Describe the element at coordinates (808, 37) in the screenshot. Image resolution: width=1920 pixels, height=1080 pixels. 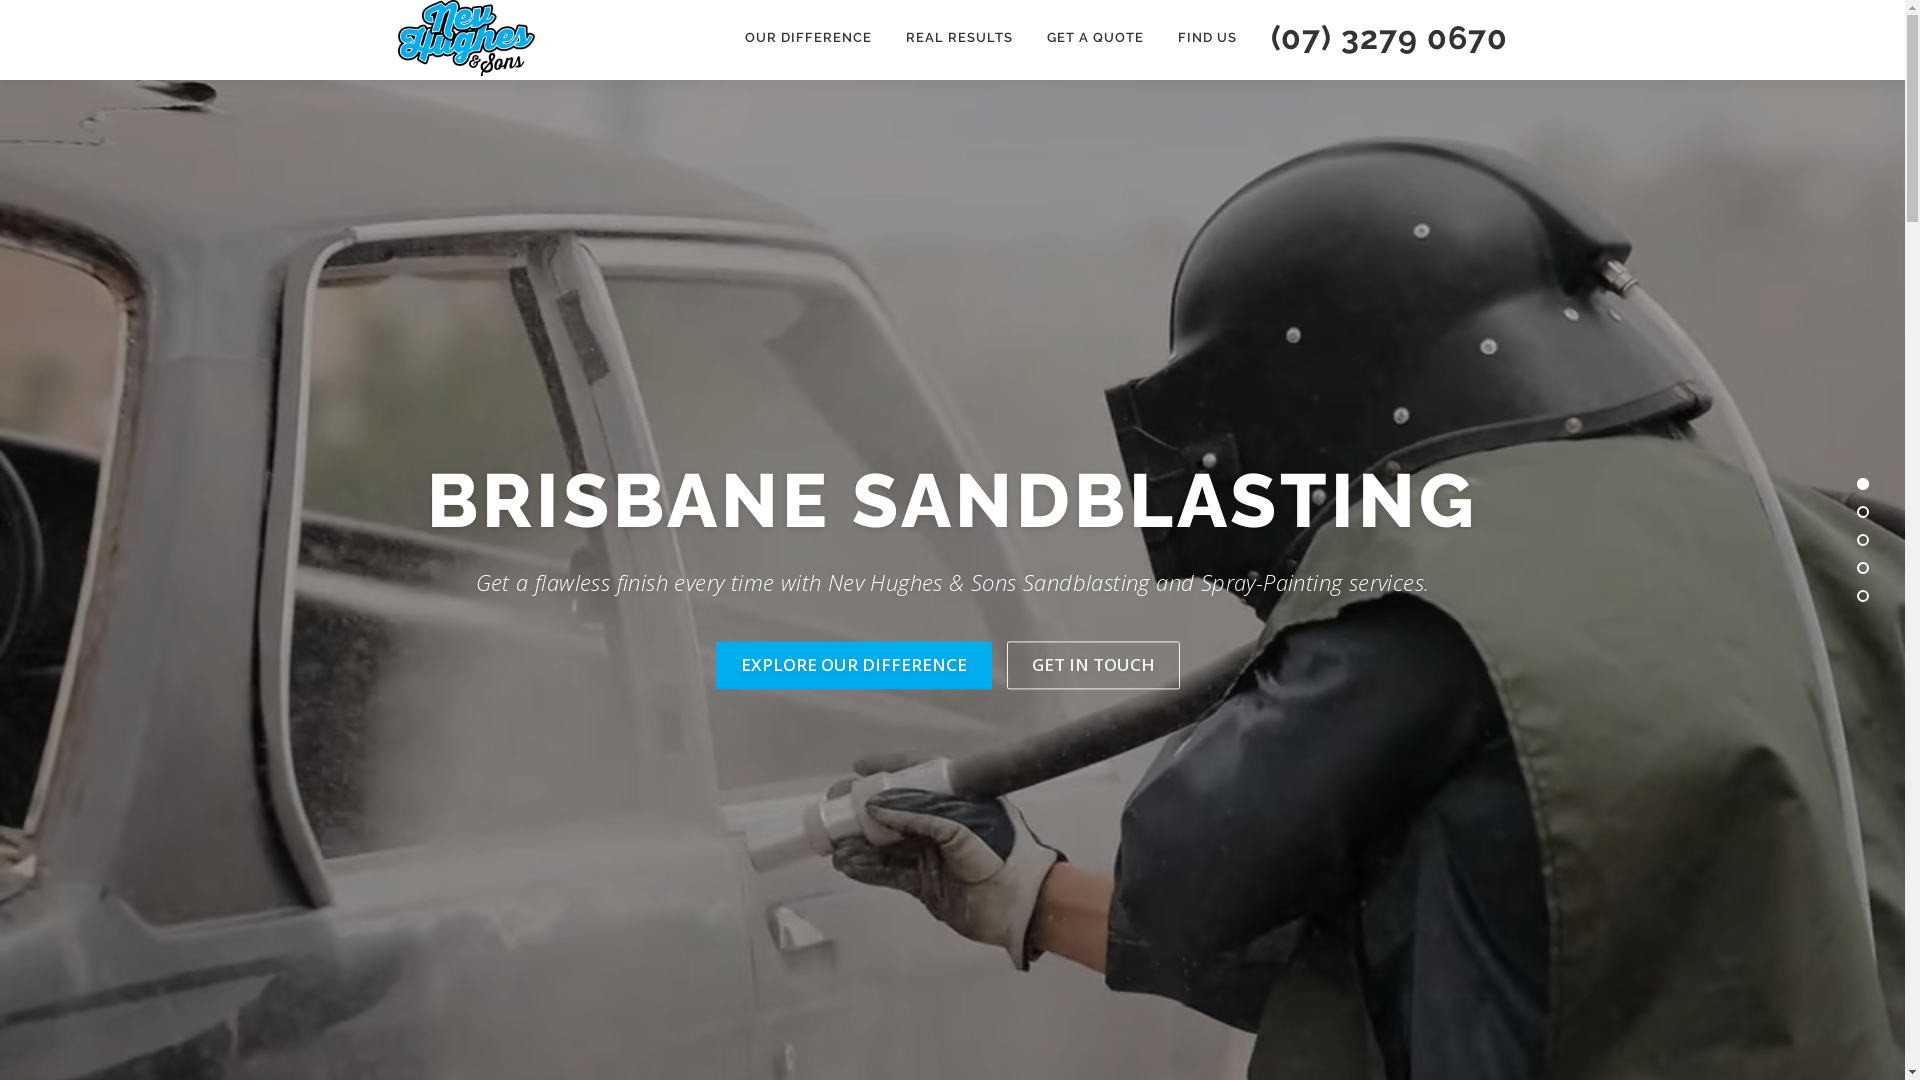
I see `'OUR DIFFERENCE'` at that location.